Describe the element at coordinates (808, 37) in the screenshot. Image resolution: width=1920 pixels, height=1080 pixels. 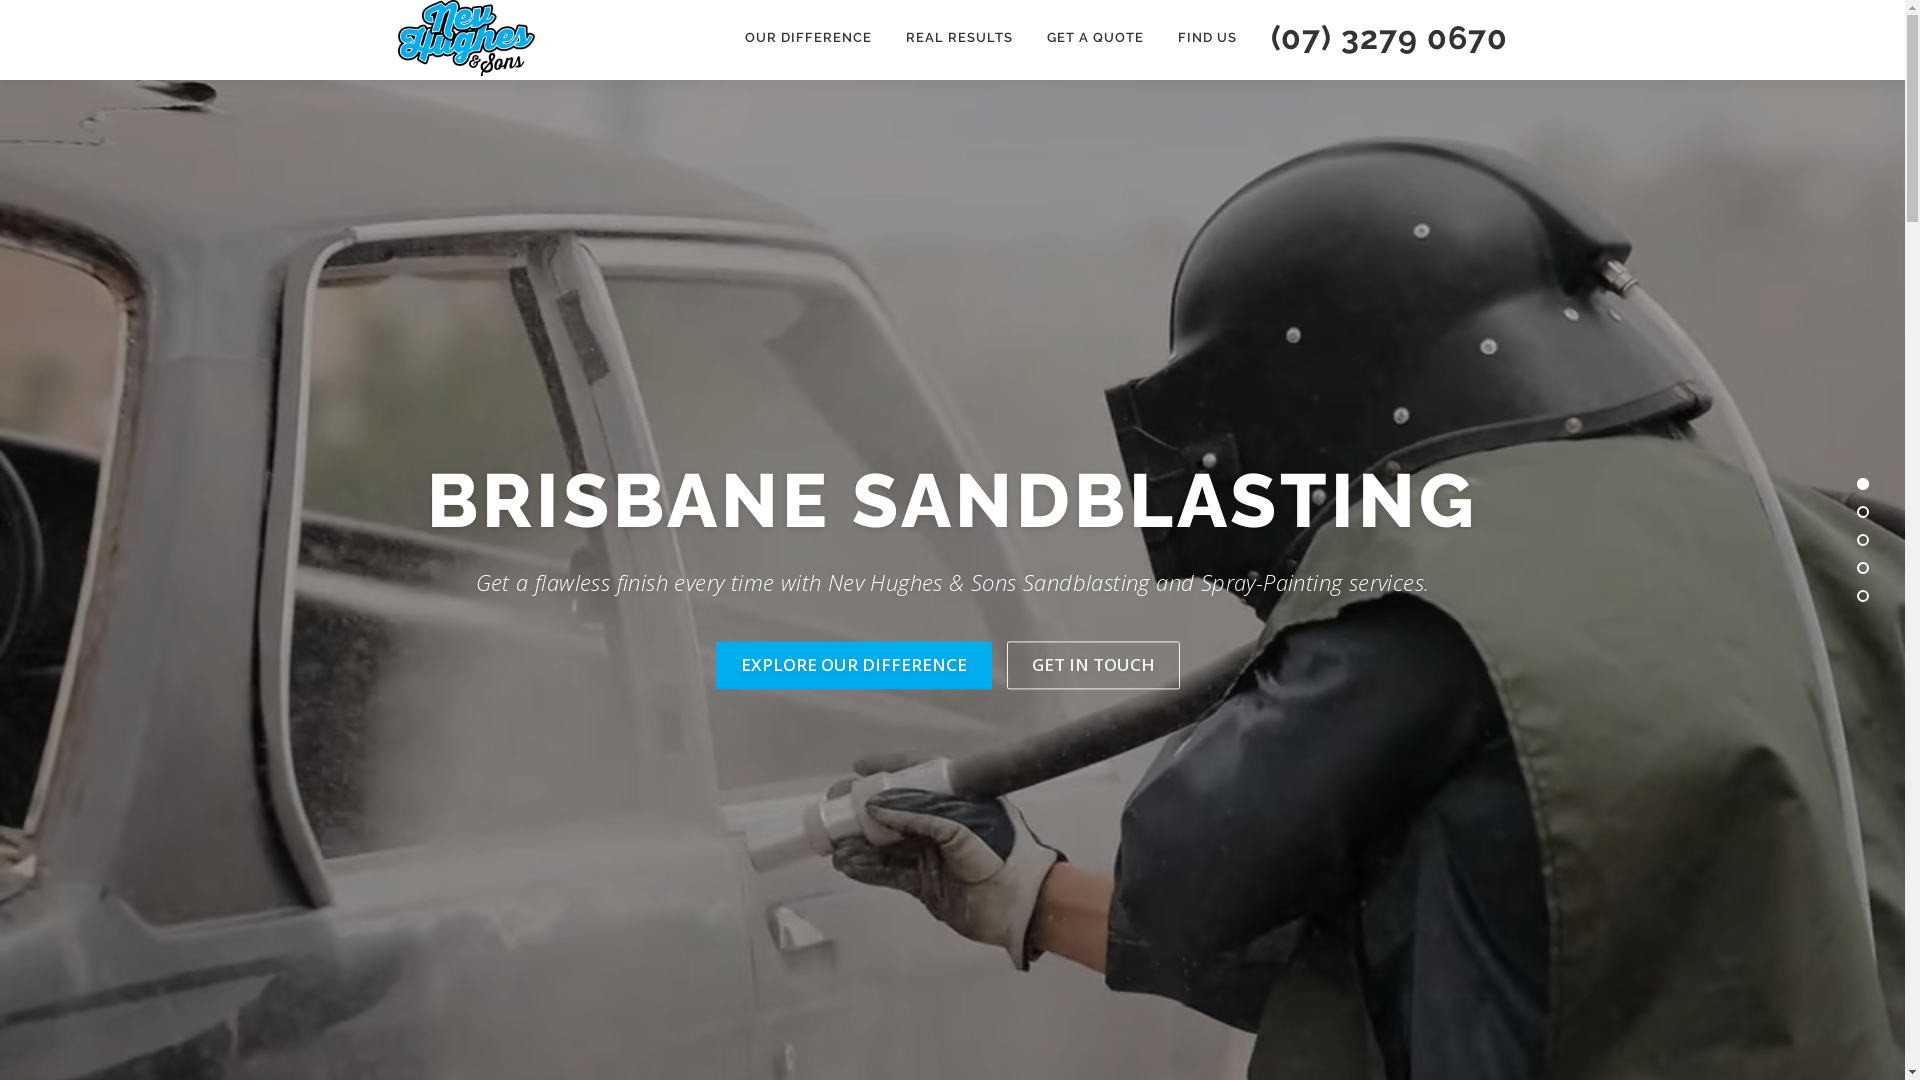
I see `'OUR DIFFERENCE'` at that location.